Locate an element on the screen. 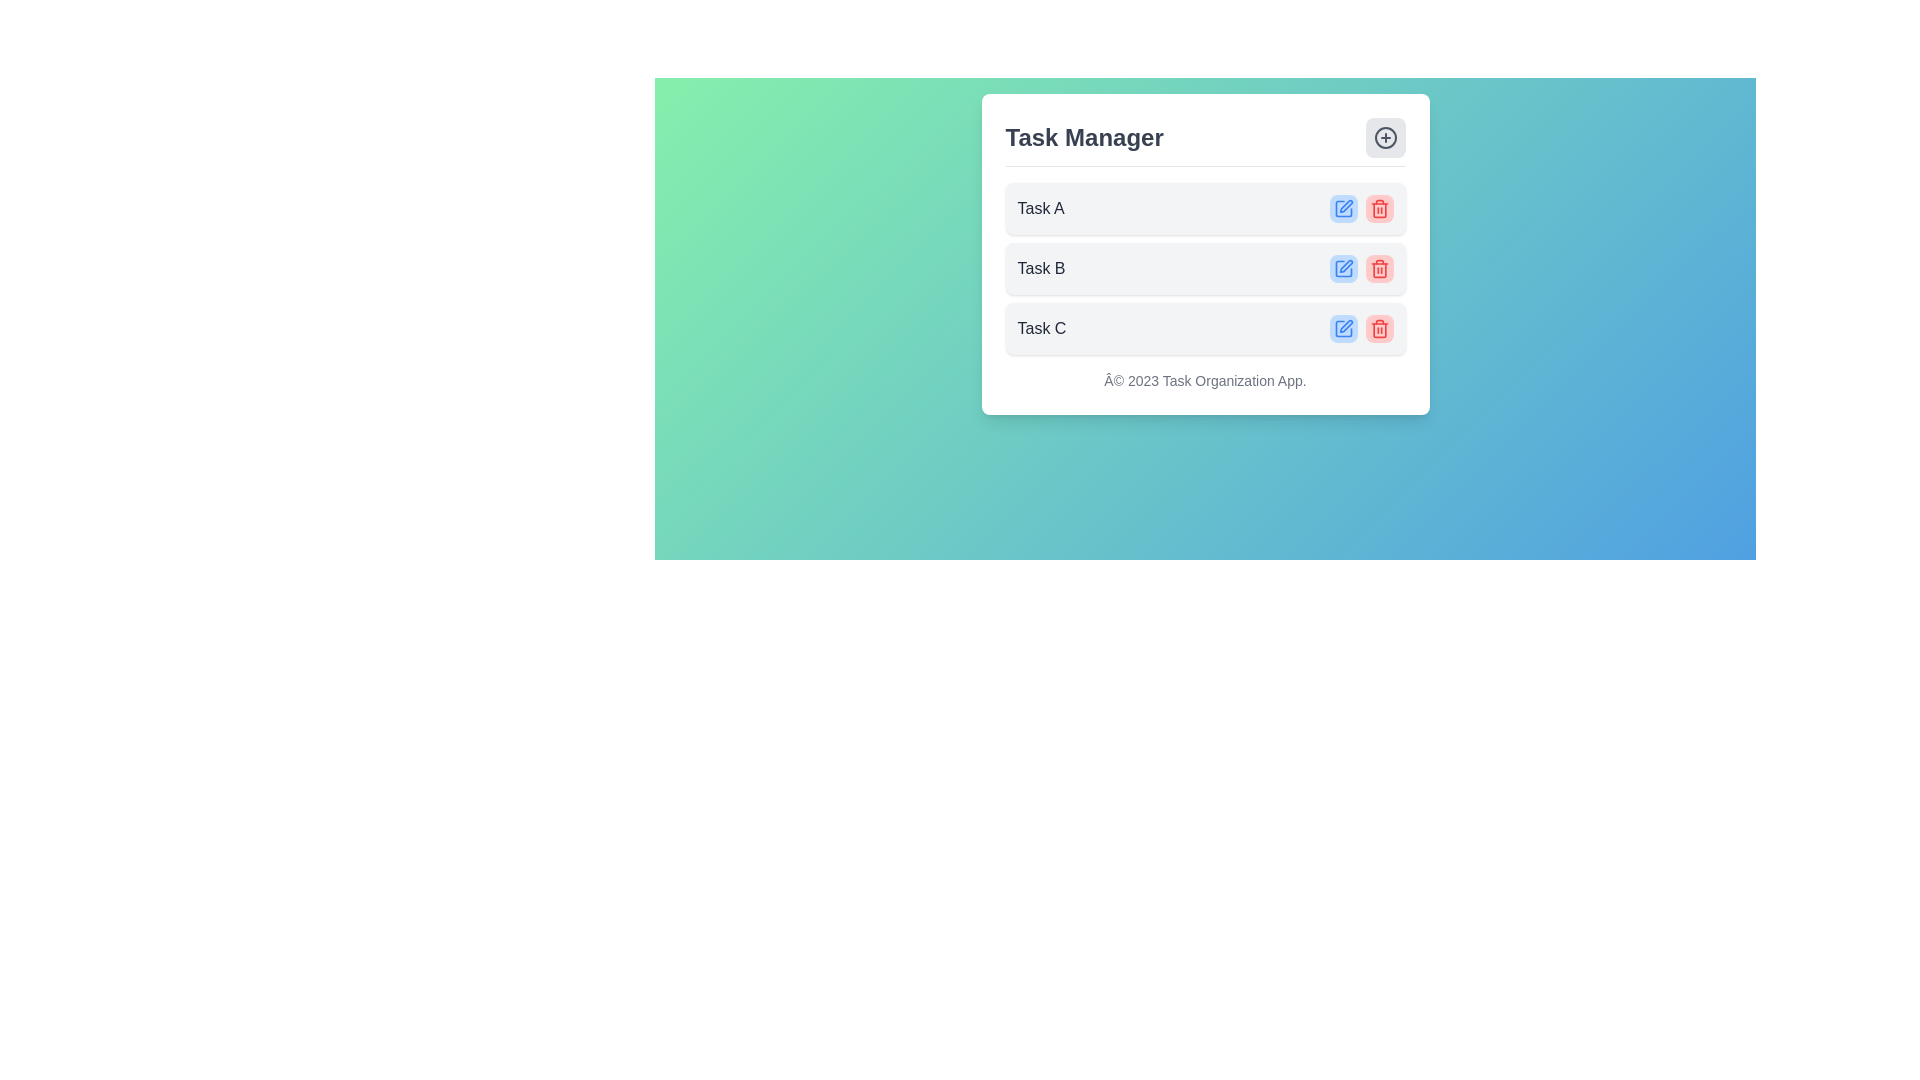 The width and height of the screenshot is (1920, 1080). the delete button located to the right of the blue pen icon button is located at coordinates (1378, 268).